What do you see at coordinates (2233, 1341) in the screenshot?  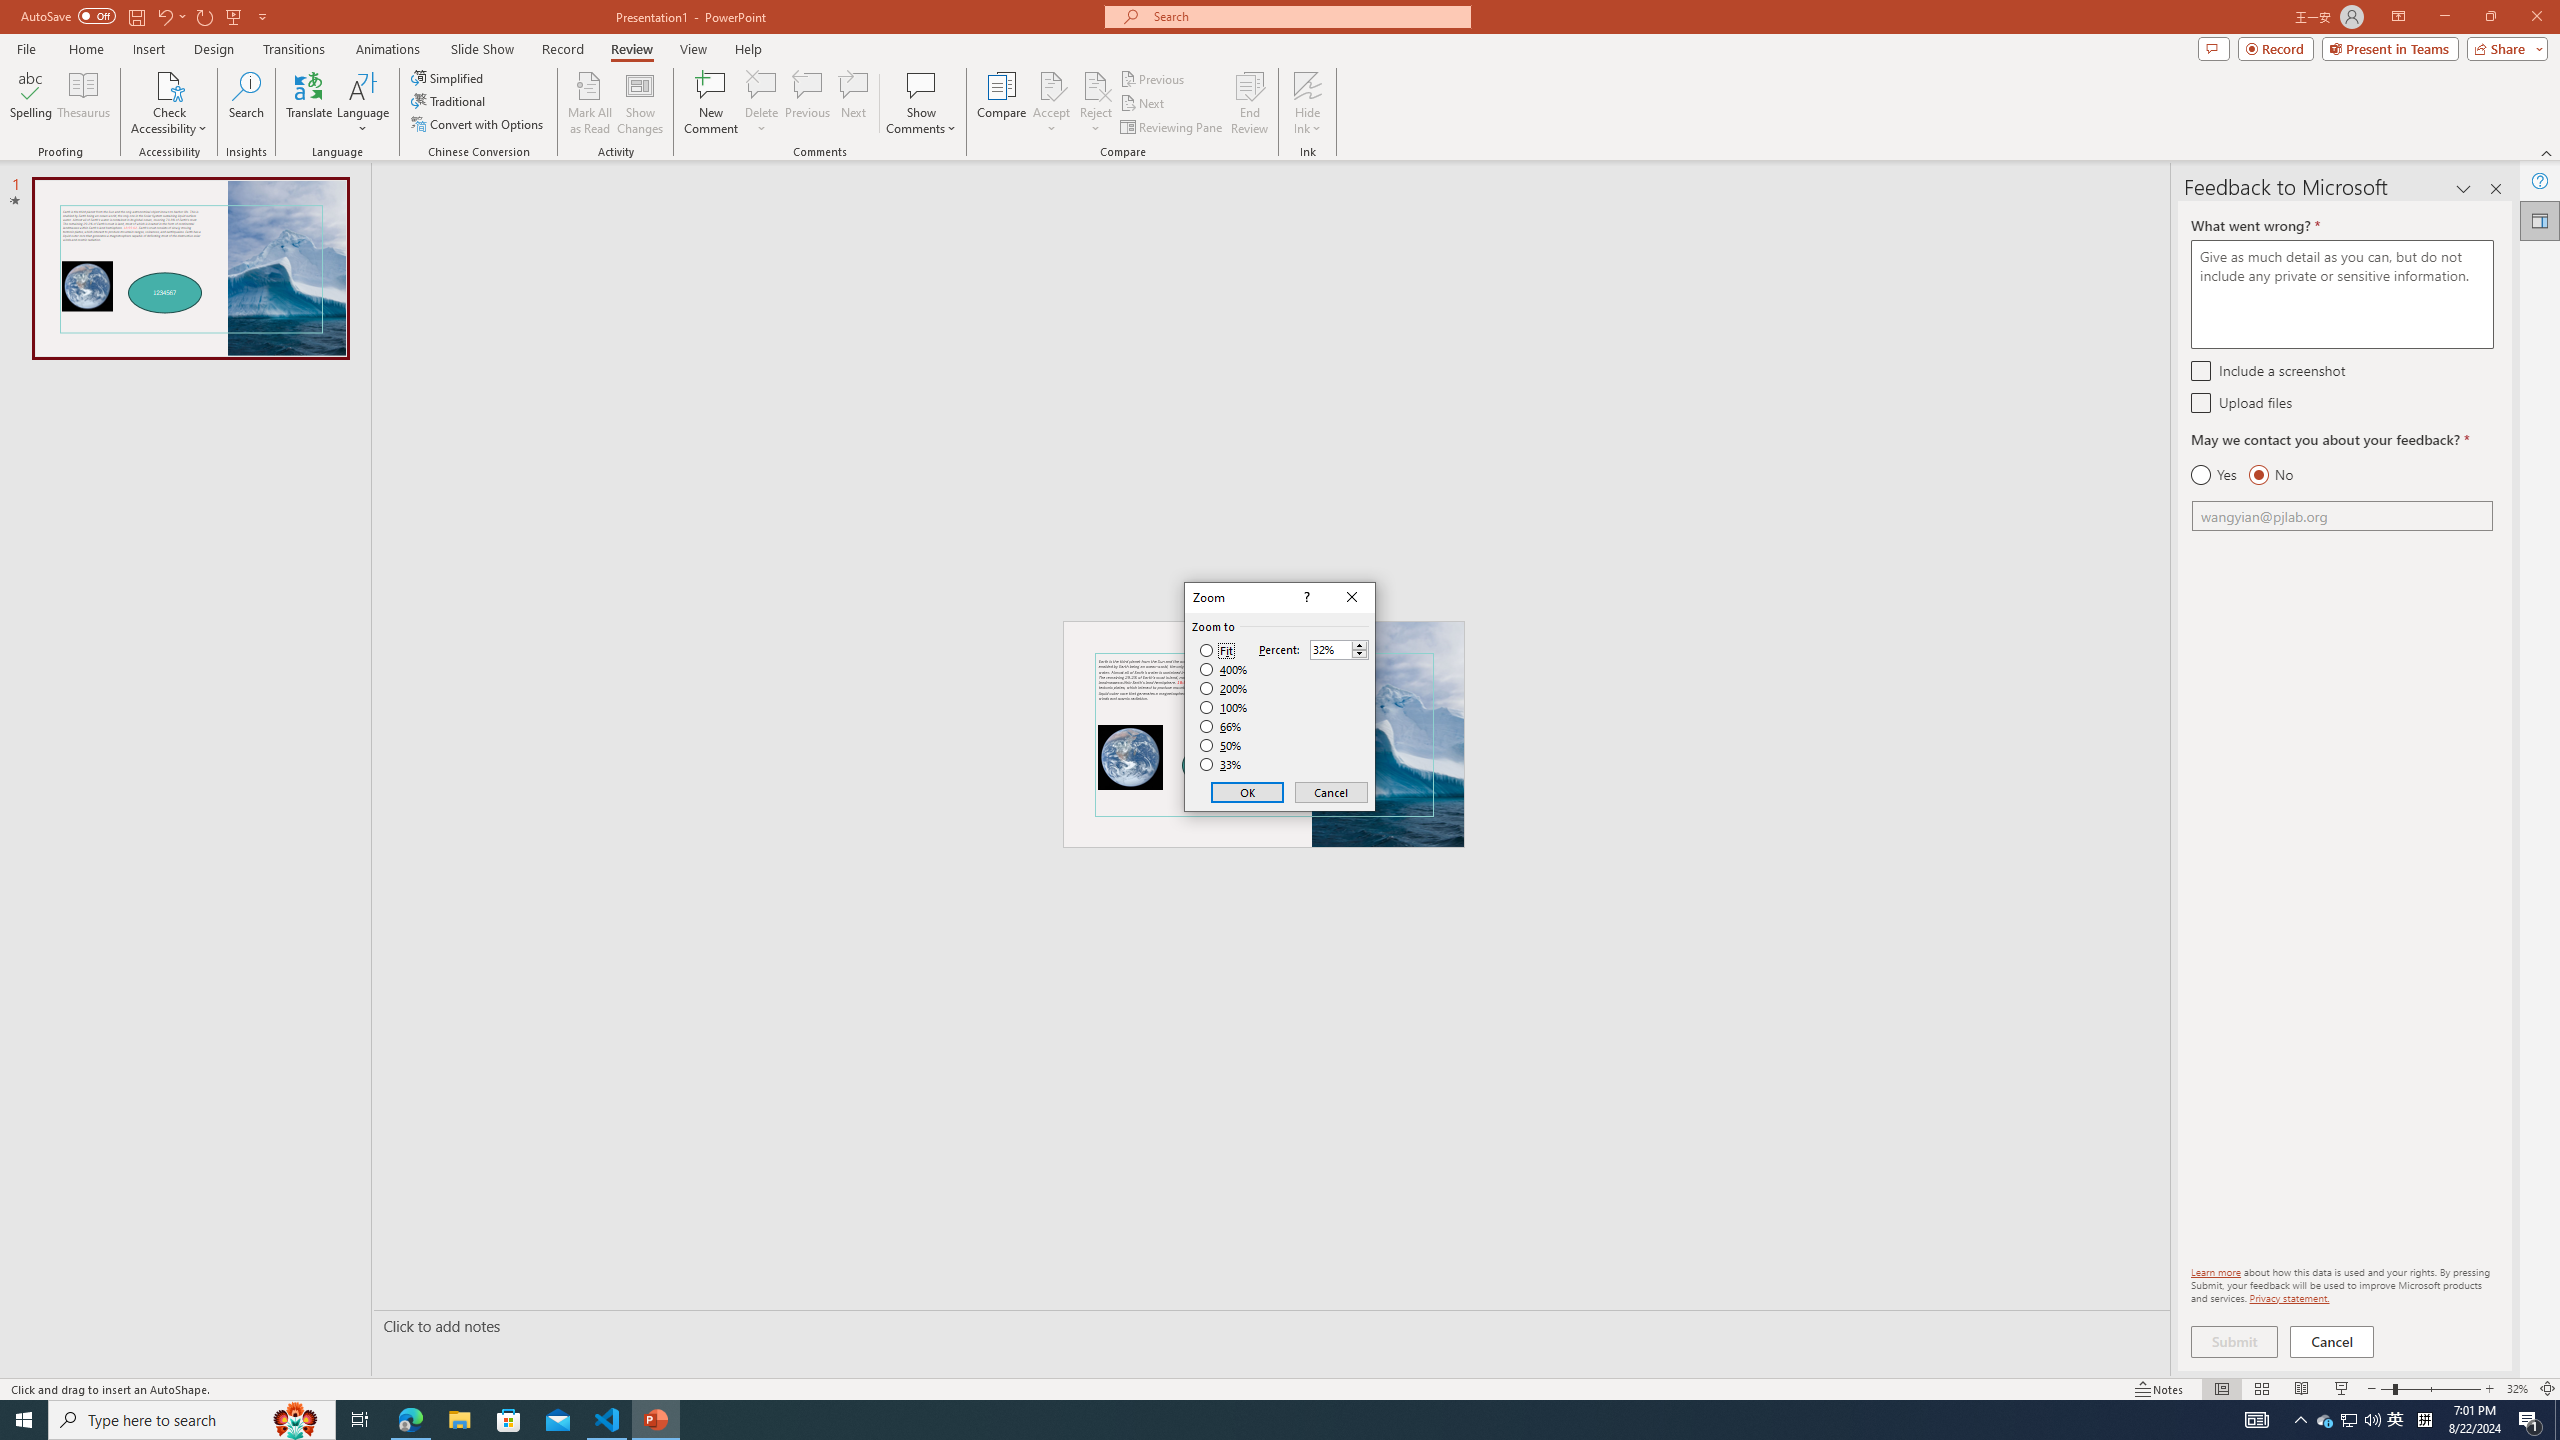 I see `'Submit'` at bounding box center [2233, 1341].